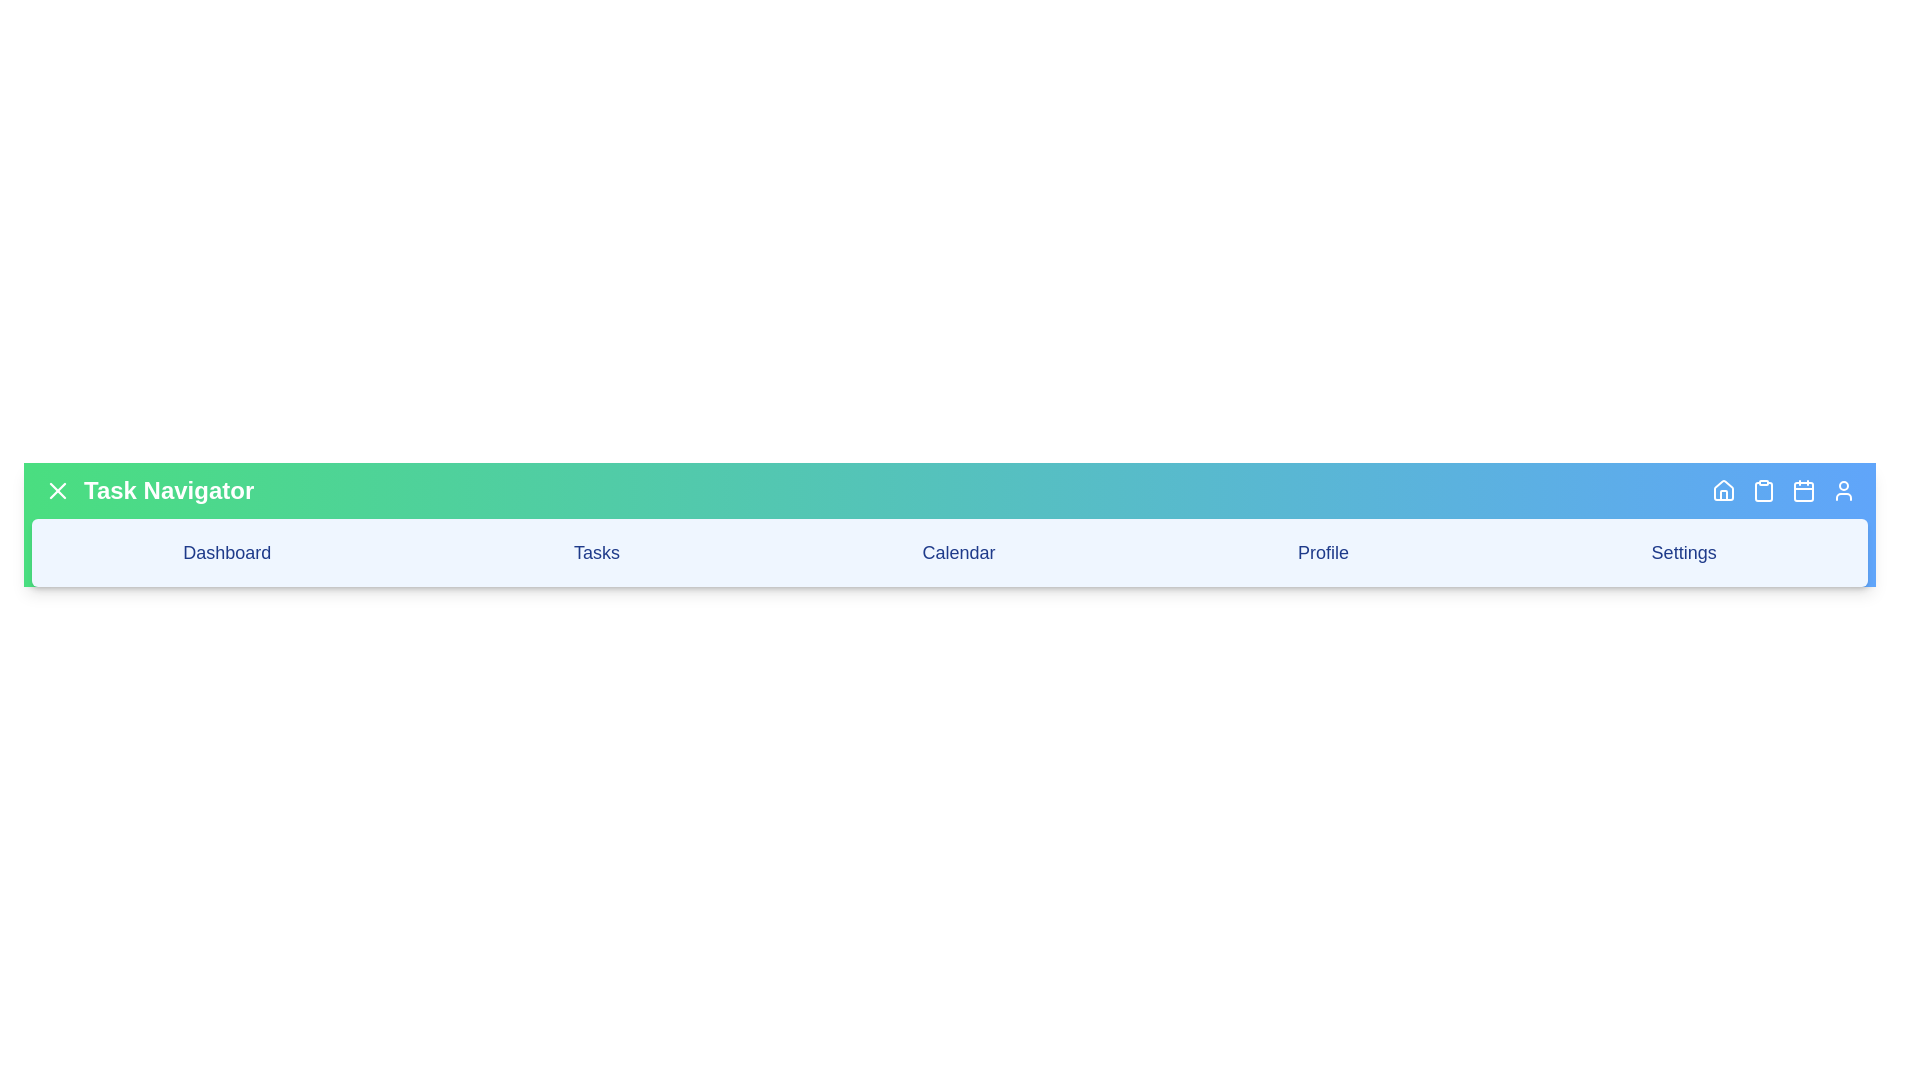  What do you see at coordinates (1804, 490) in the screenshot?
I see `the 'Calendar' button in the app bar` at bounding box center [1804, 490].